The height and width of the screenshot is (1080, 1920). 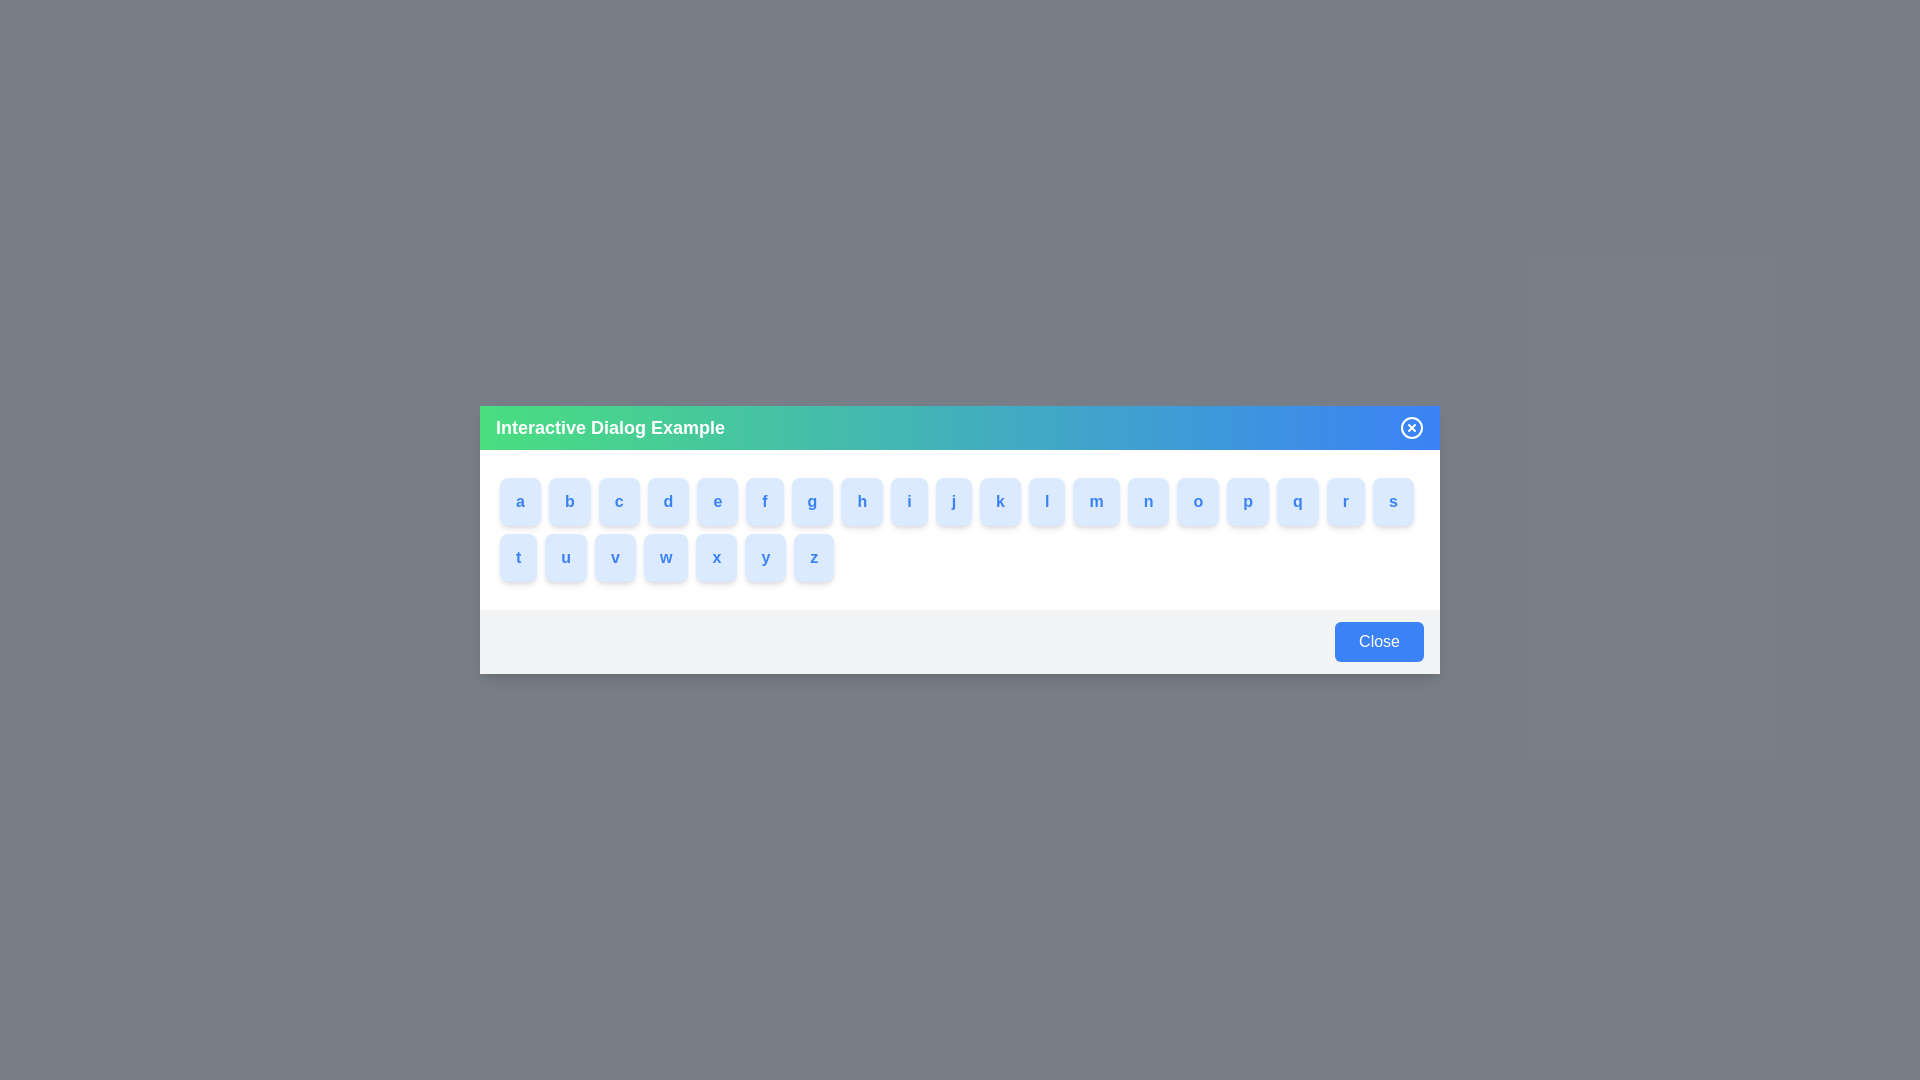 What do you see at coordinates (1019, 500) in the screenshot?
I see `the button labeled with k` at bounding box center [1019, 500].